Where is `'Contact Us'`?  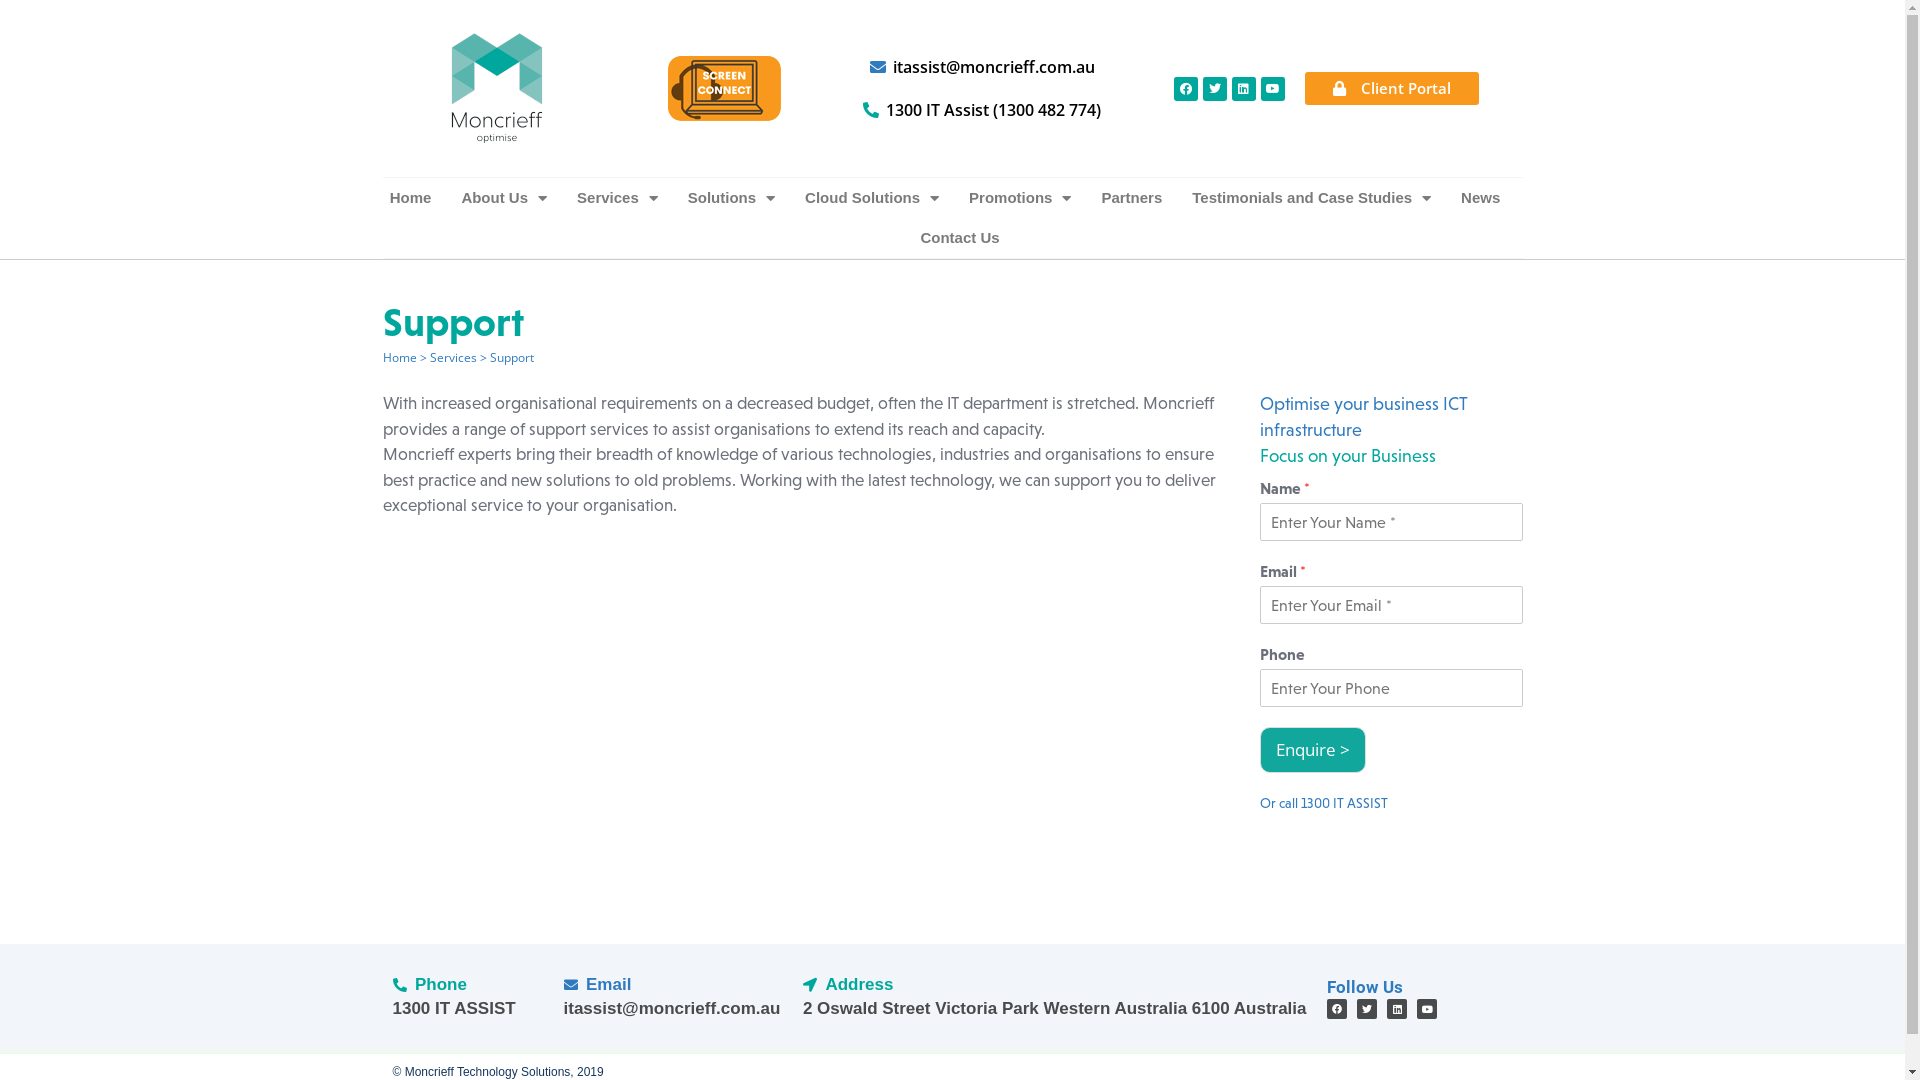
'Contact Us' is located at coordinates (919, 237).